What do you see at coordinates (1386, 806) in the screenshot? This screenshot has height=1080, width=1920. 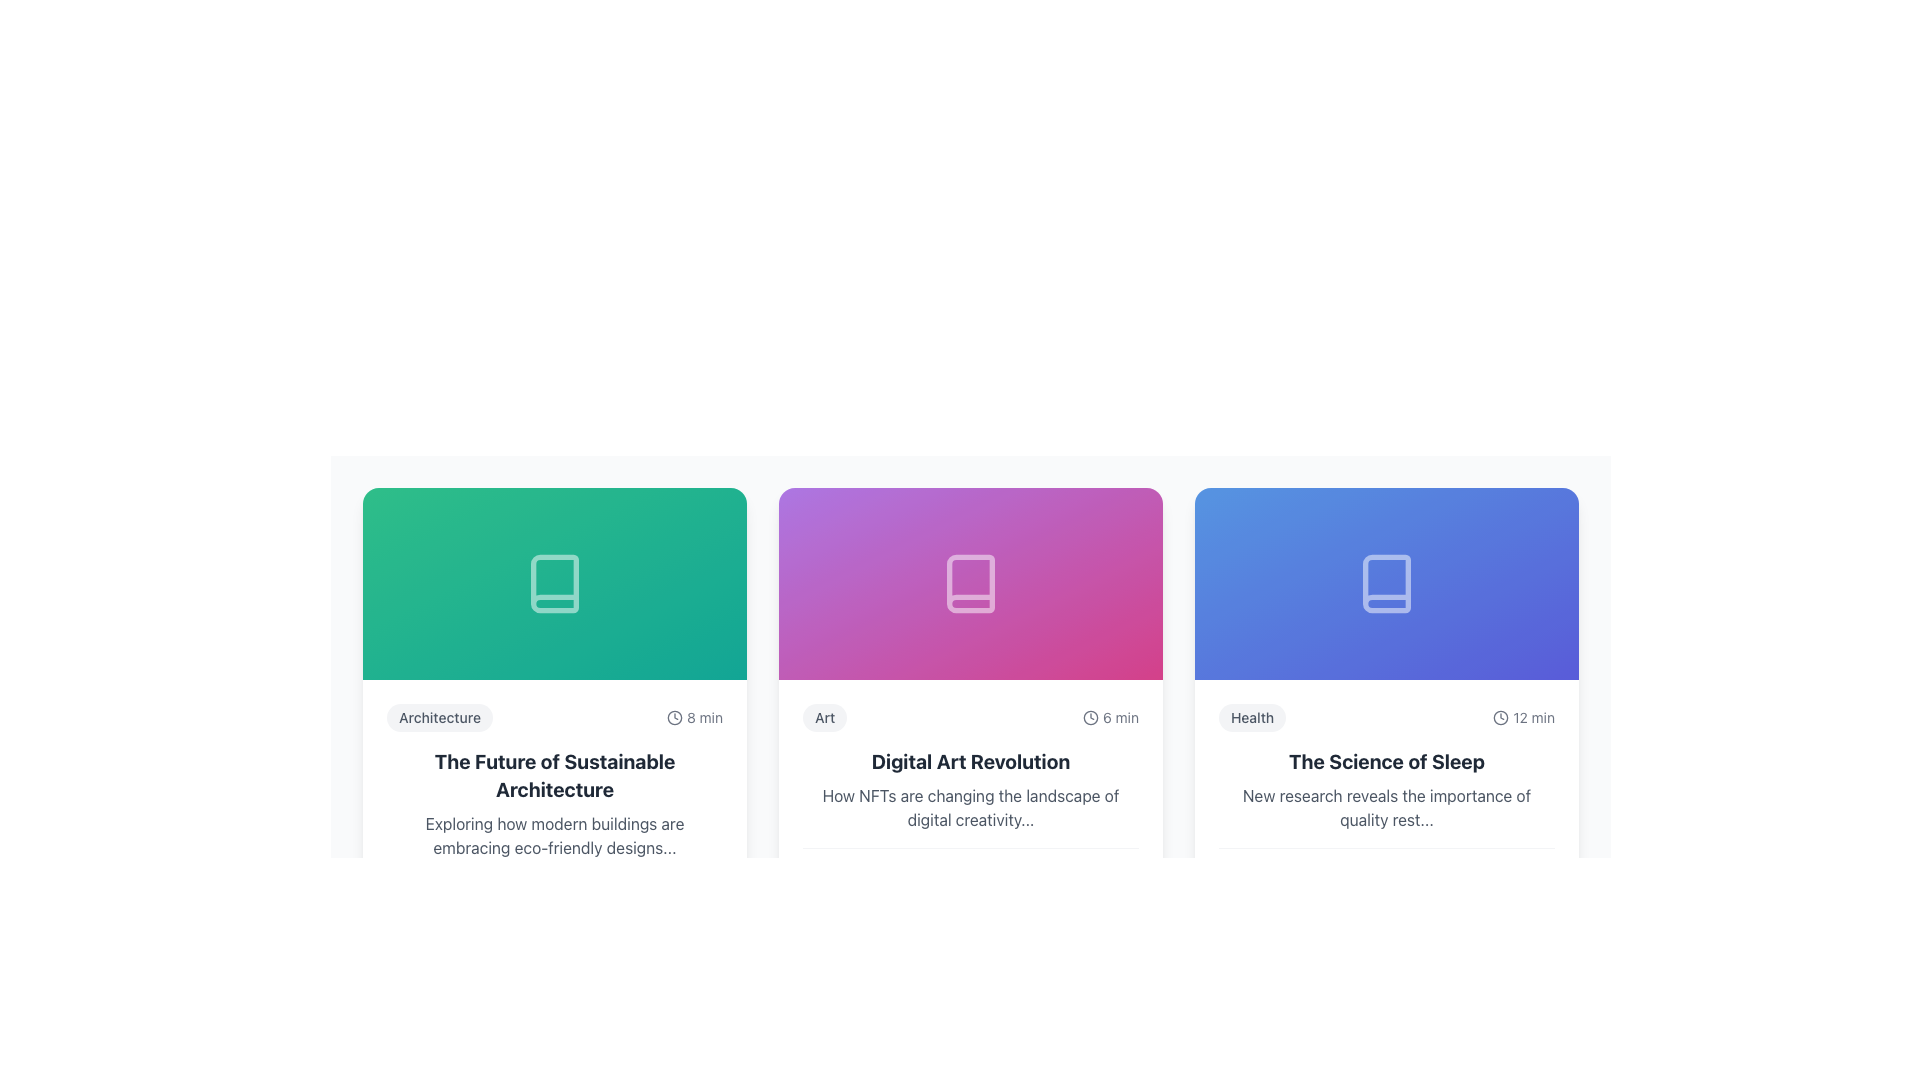 I see `the text block located in the rightmost card, positioned below the title 'The Science of Sleep' and above the button interface elements` at bounding box center [1386, 806].